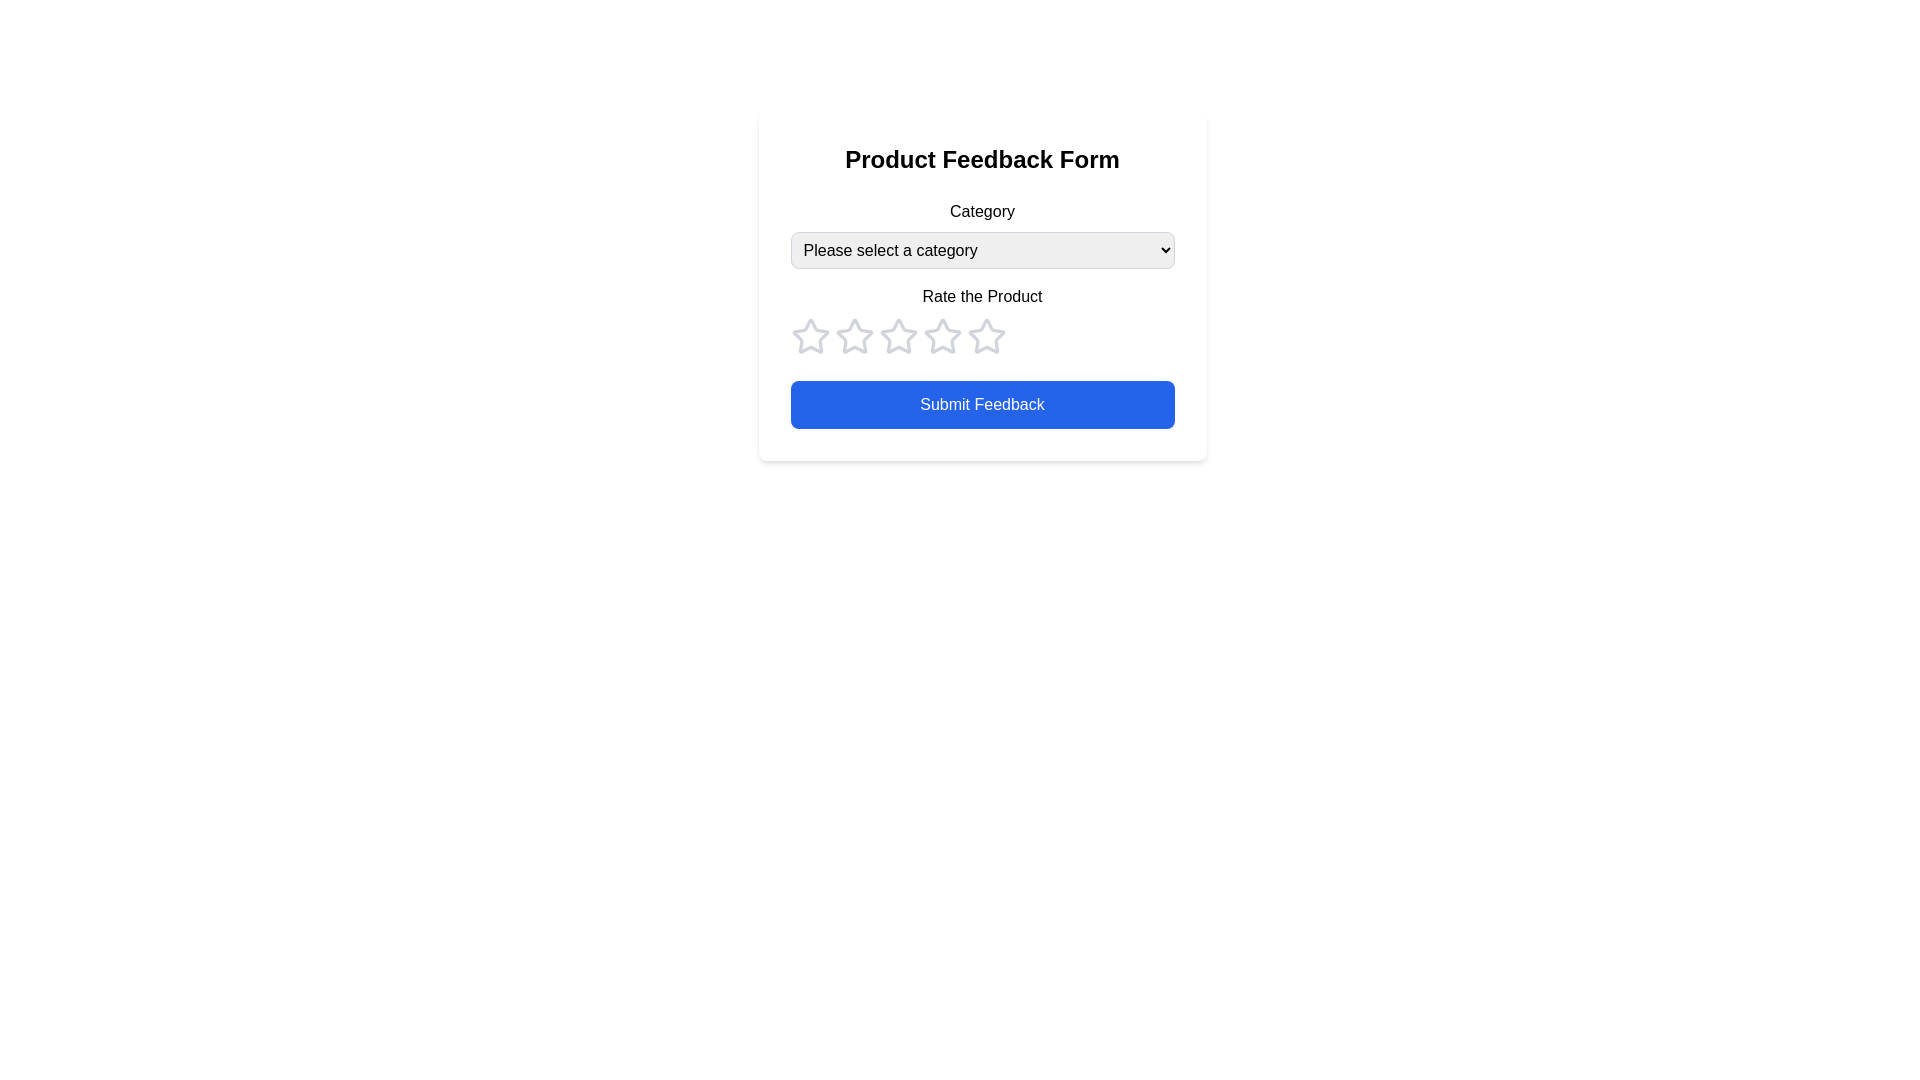 The height and width of the screenshot is (1080, 1920). What do you see at coordinates (986, 335) in the screenshot?
I see `the fourth star icon in the rating system located below the 'Rate the Product' label in the feedback form interface` at bounding box center [986, 335].